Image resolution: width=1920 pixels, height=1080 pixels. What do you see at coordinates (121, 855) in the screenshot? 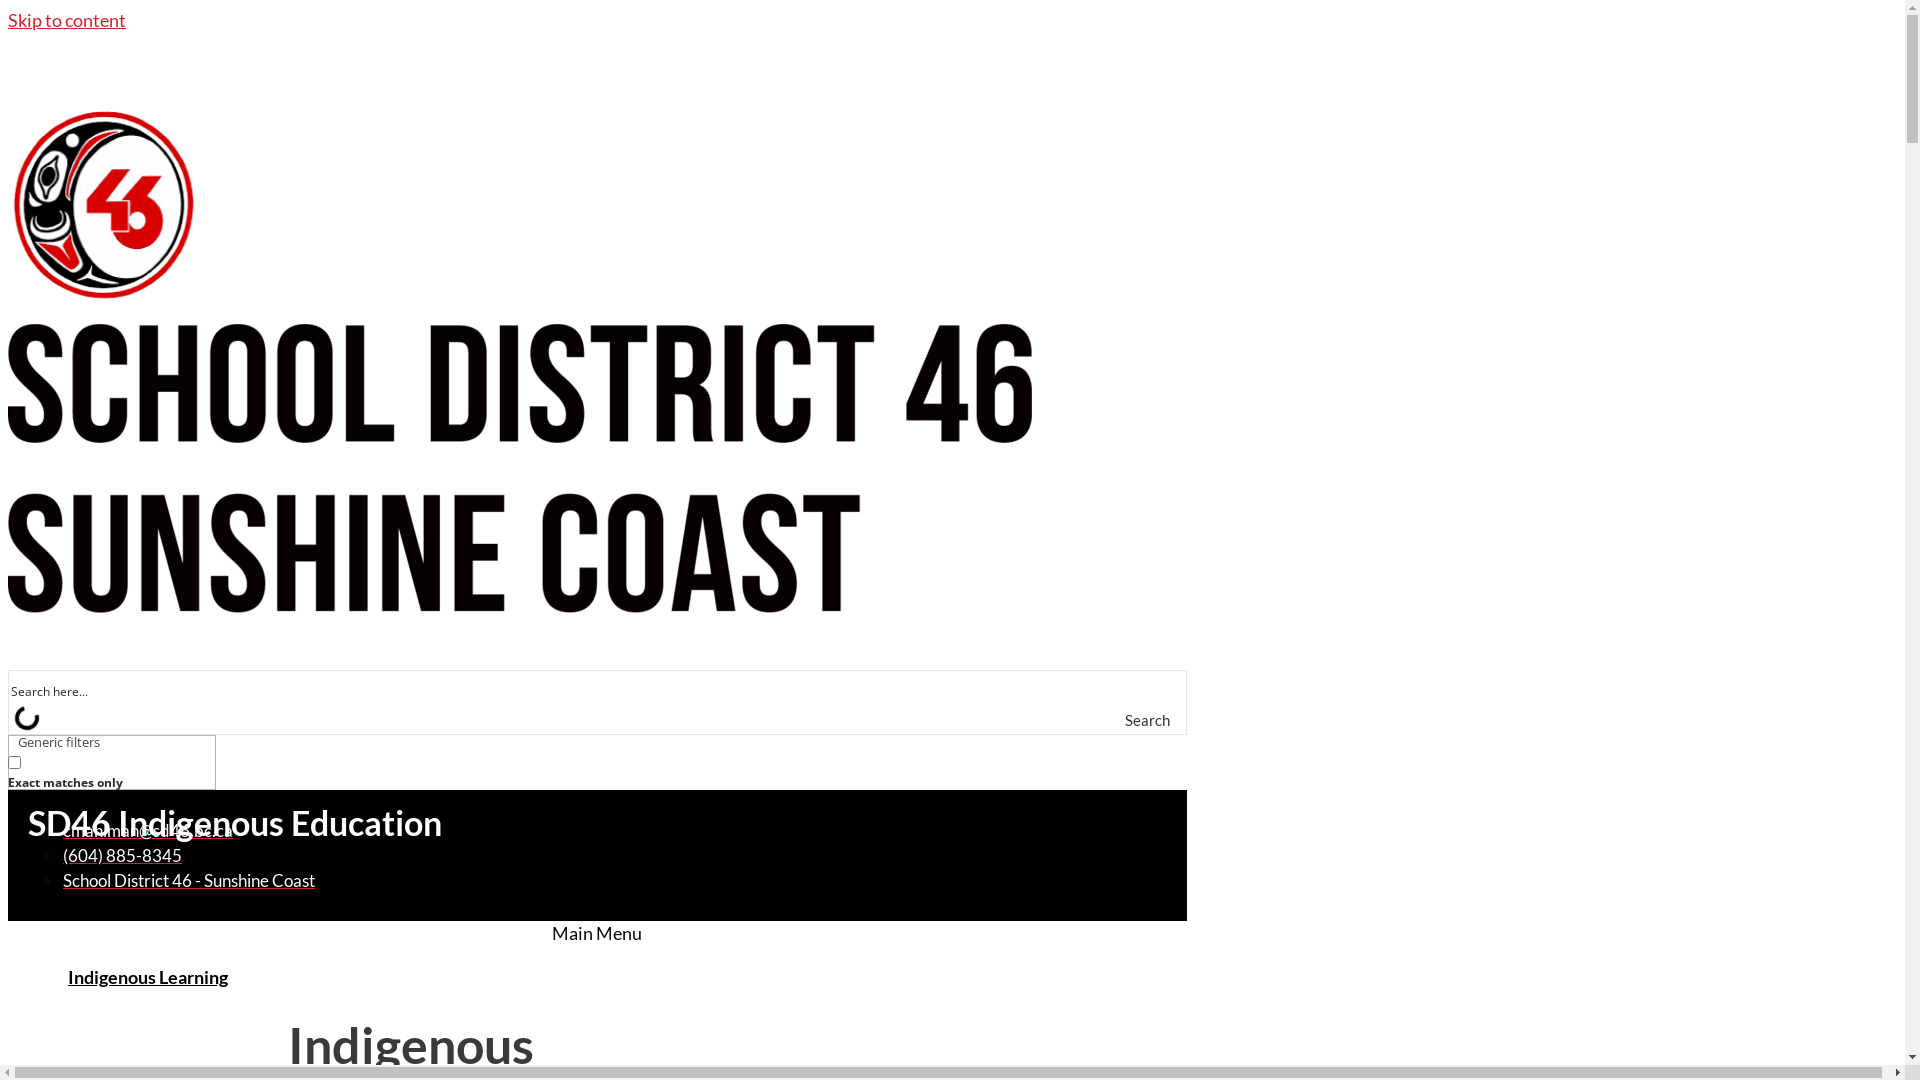
I see `'(604) 885-8345'` at bounding box center [121, 855].